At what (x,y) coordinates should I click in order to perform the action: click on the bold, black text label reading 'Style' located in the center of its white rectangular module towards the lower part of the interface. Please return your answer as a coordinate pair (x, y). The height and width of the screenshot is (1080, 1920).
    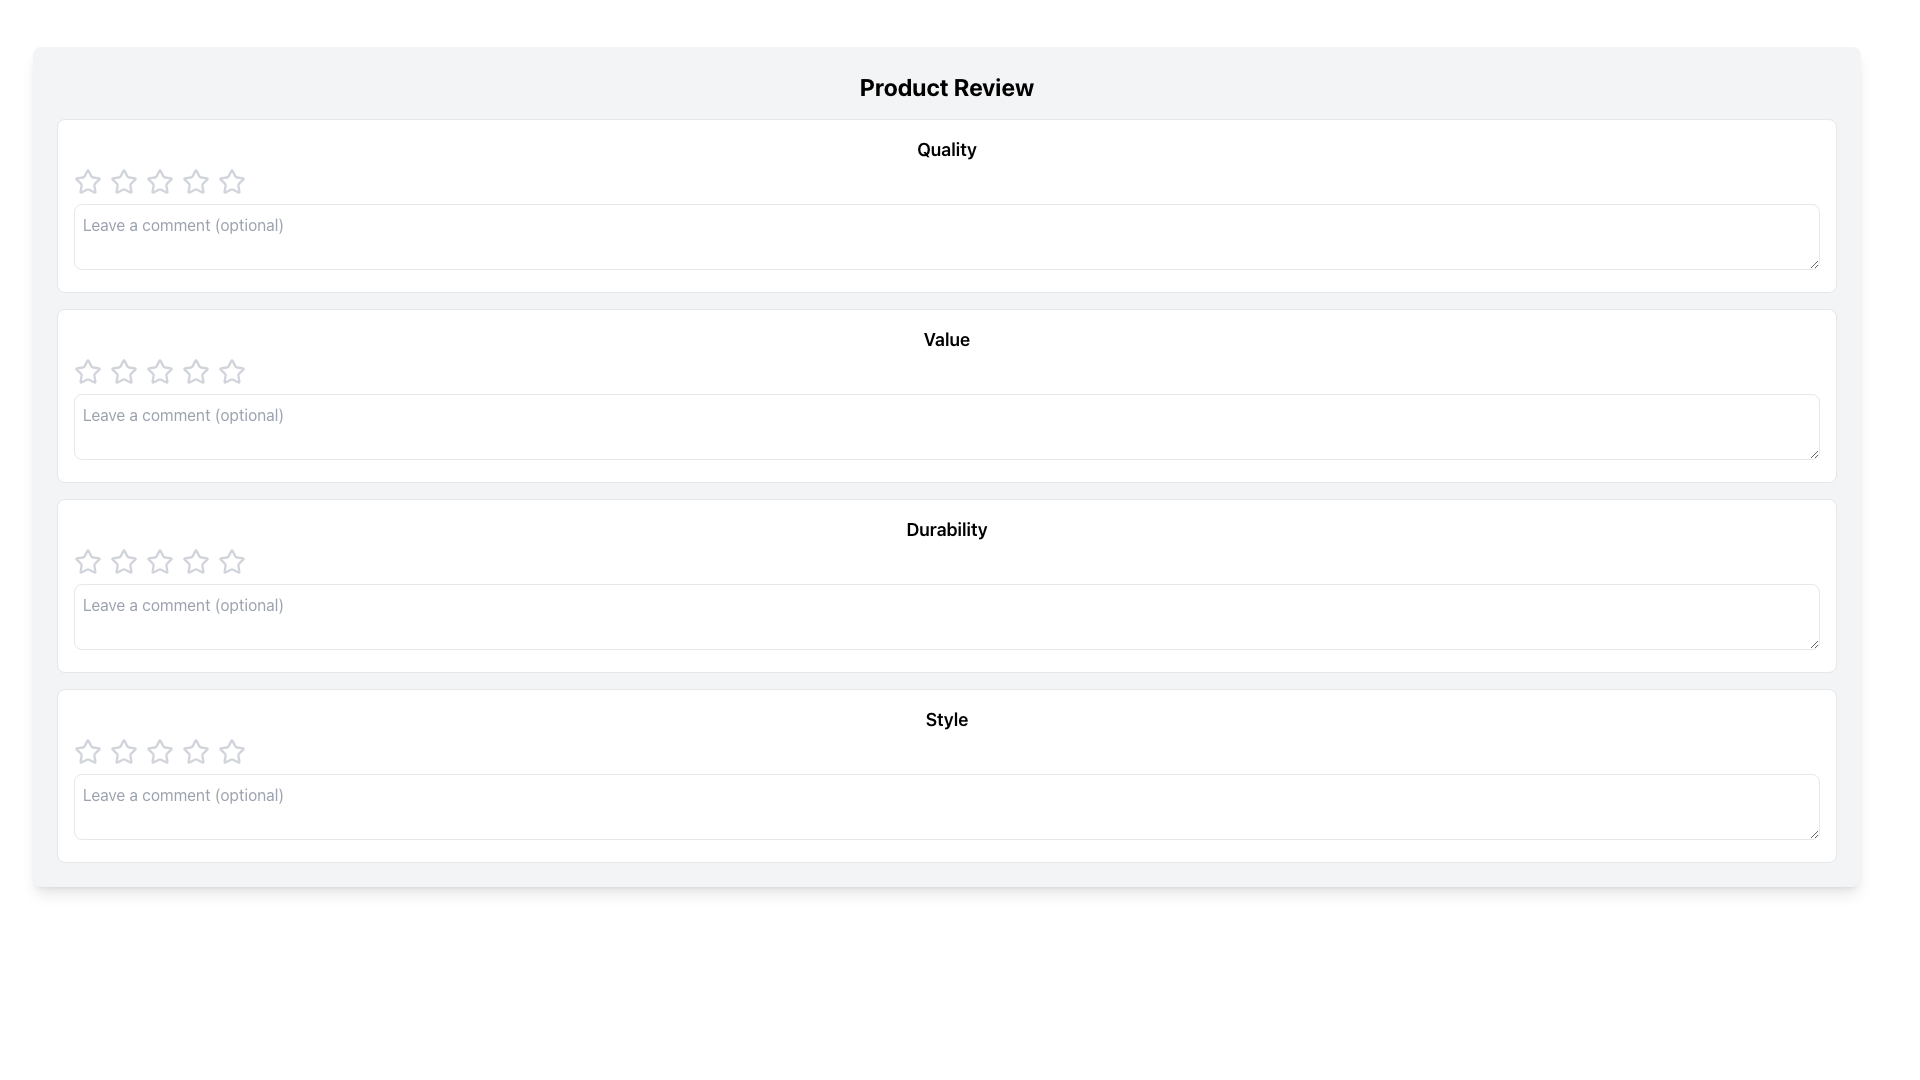
    Looking at the image, I should click on (945, 720).